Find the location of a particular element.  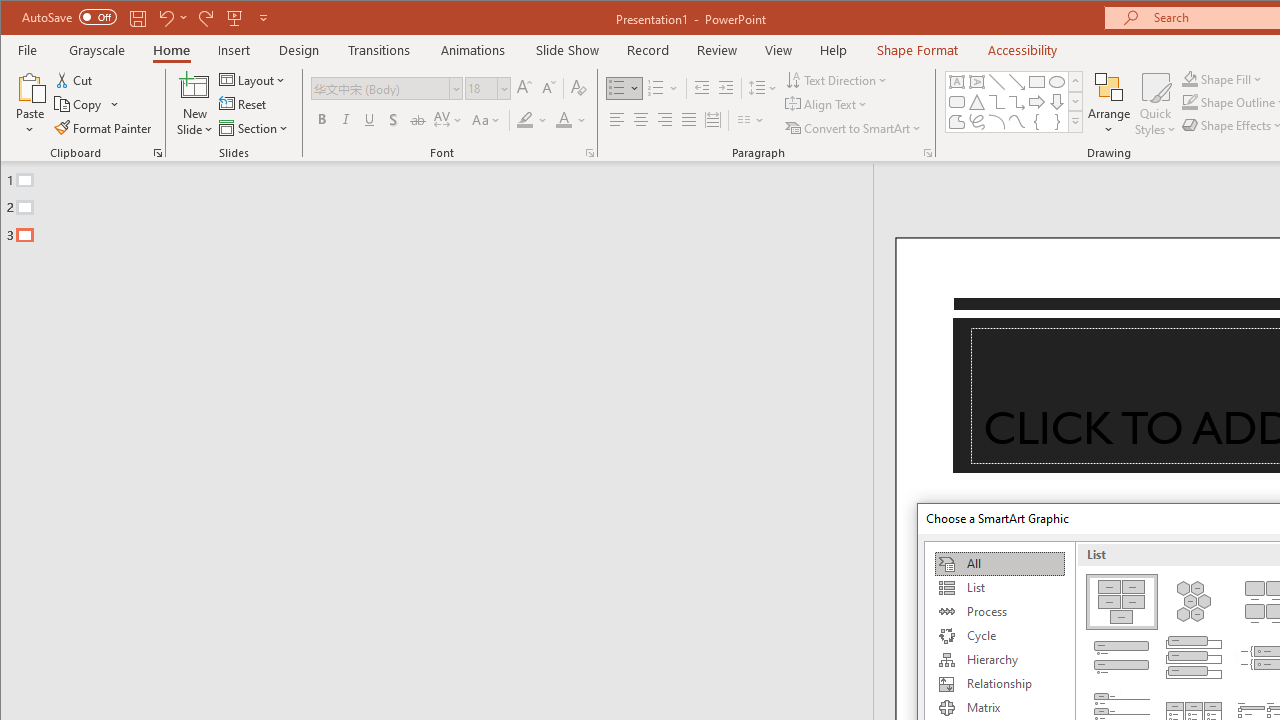

'Relationship' is located at coordinates (999, 683).